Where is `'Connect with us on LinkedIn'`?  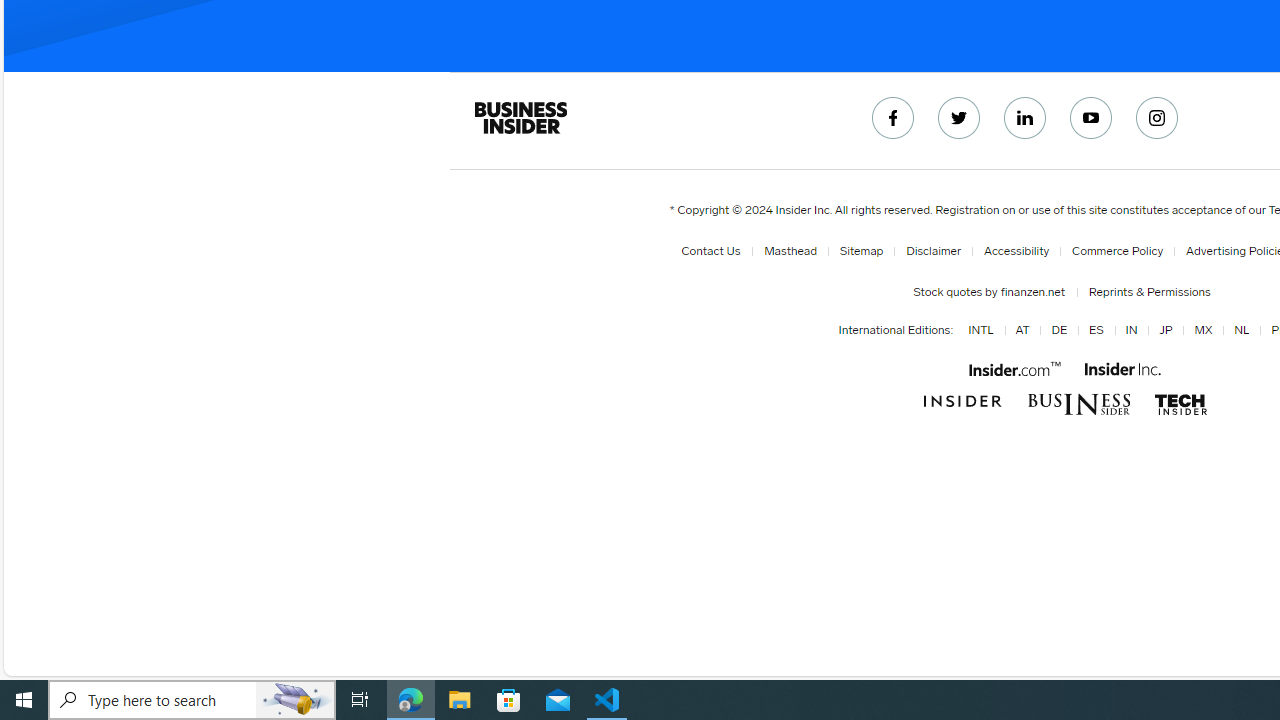
'Connect with us on LinkedIn' is located at coordinates (1025, 118).